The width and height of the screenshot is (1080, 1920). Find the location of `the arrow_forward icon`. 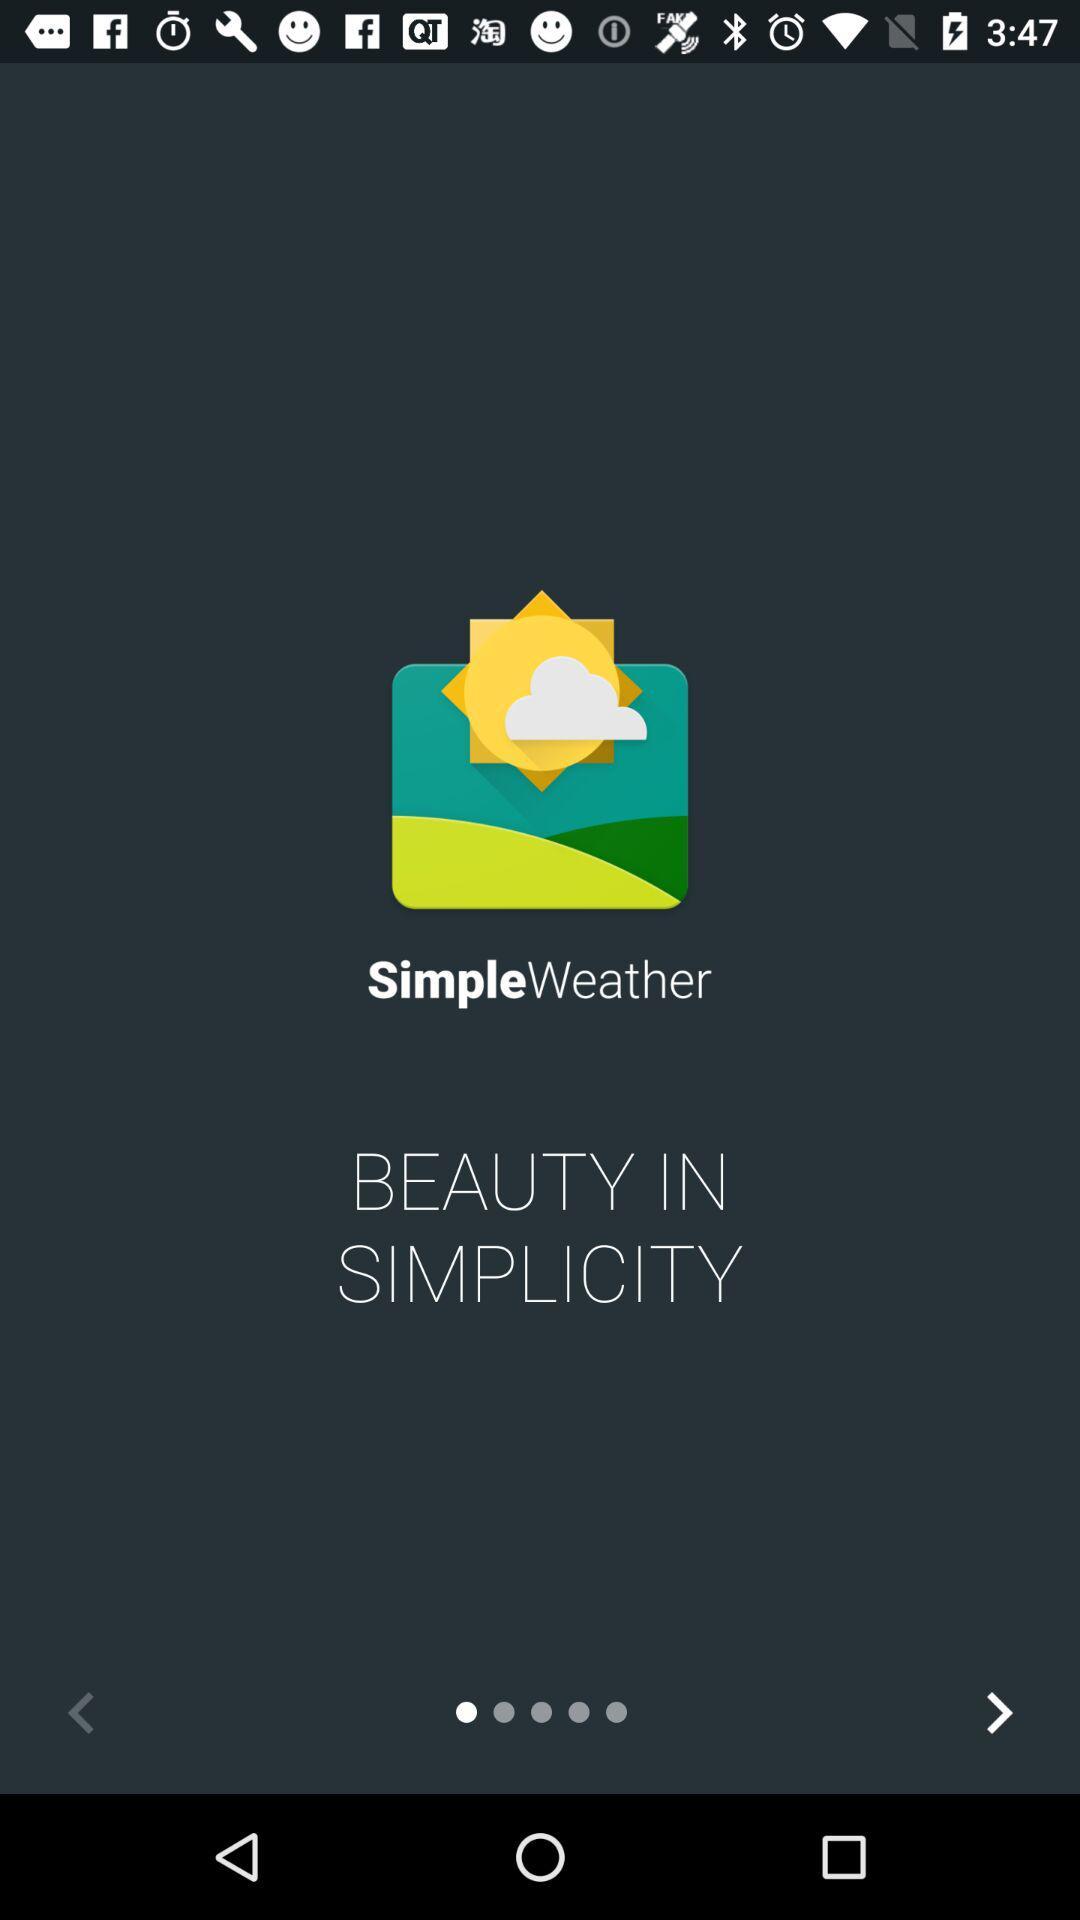

the arrow_forward icon is located at coordinates (998, 1711).